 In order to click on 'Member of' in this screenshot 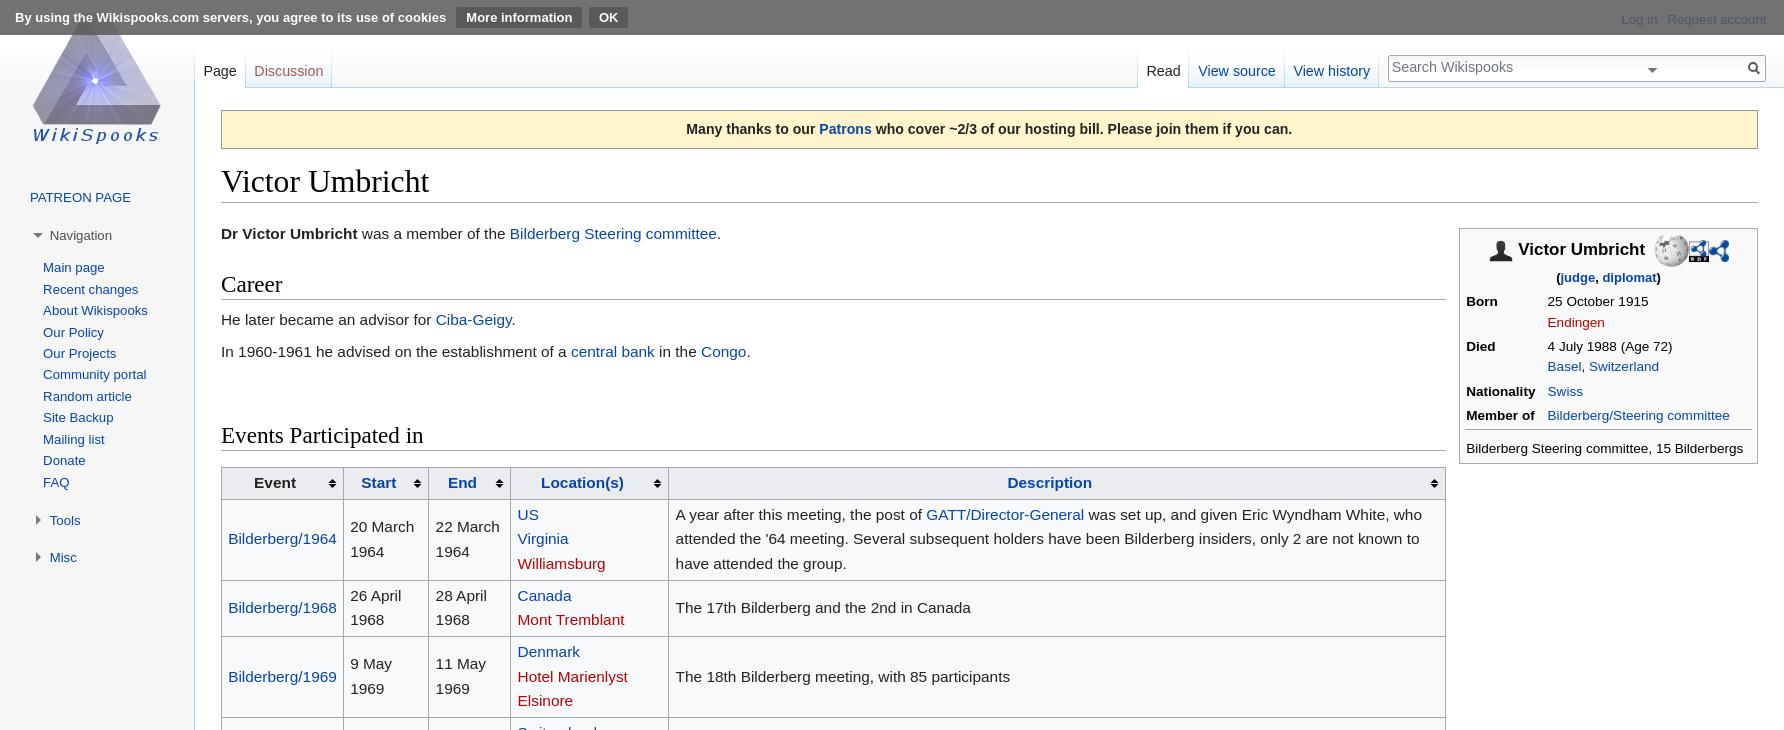, I will do `click(1498, 413)`.